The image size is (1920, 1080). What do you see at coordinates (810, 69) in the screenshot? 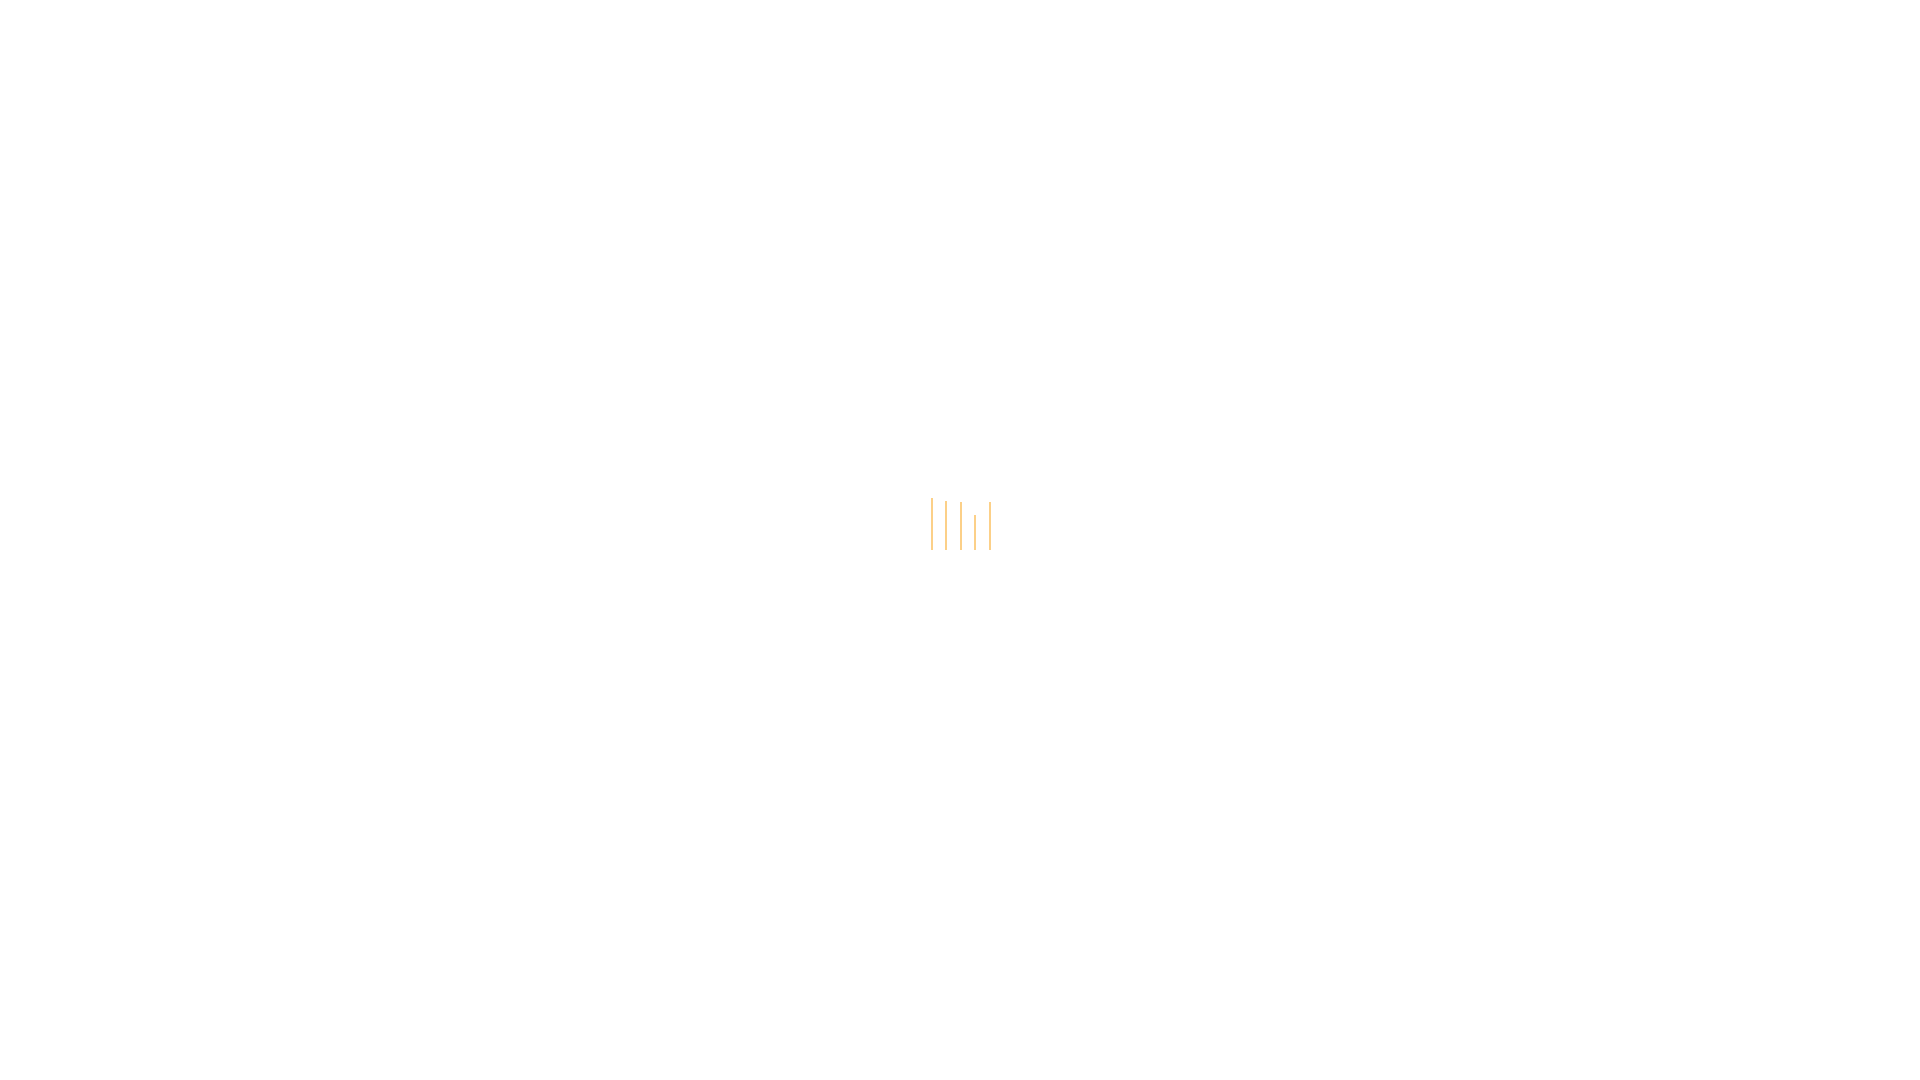
I see `'NEWS/MEDIA'` at bounding box center [810, 69].